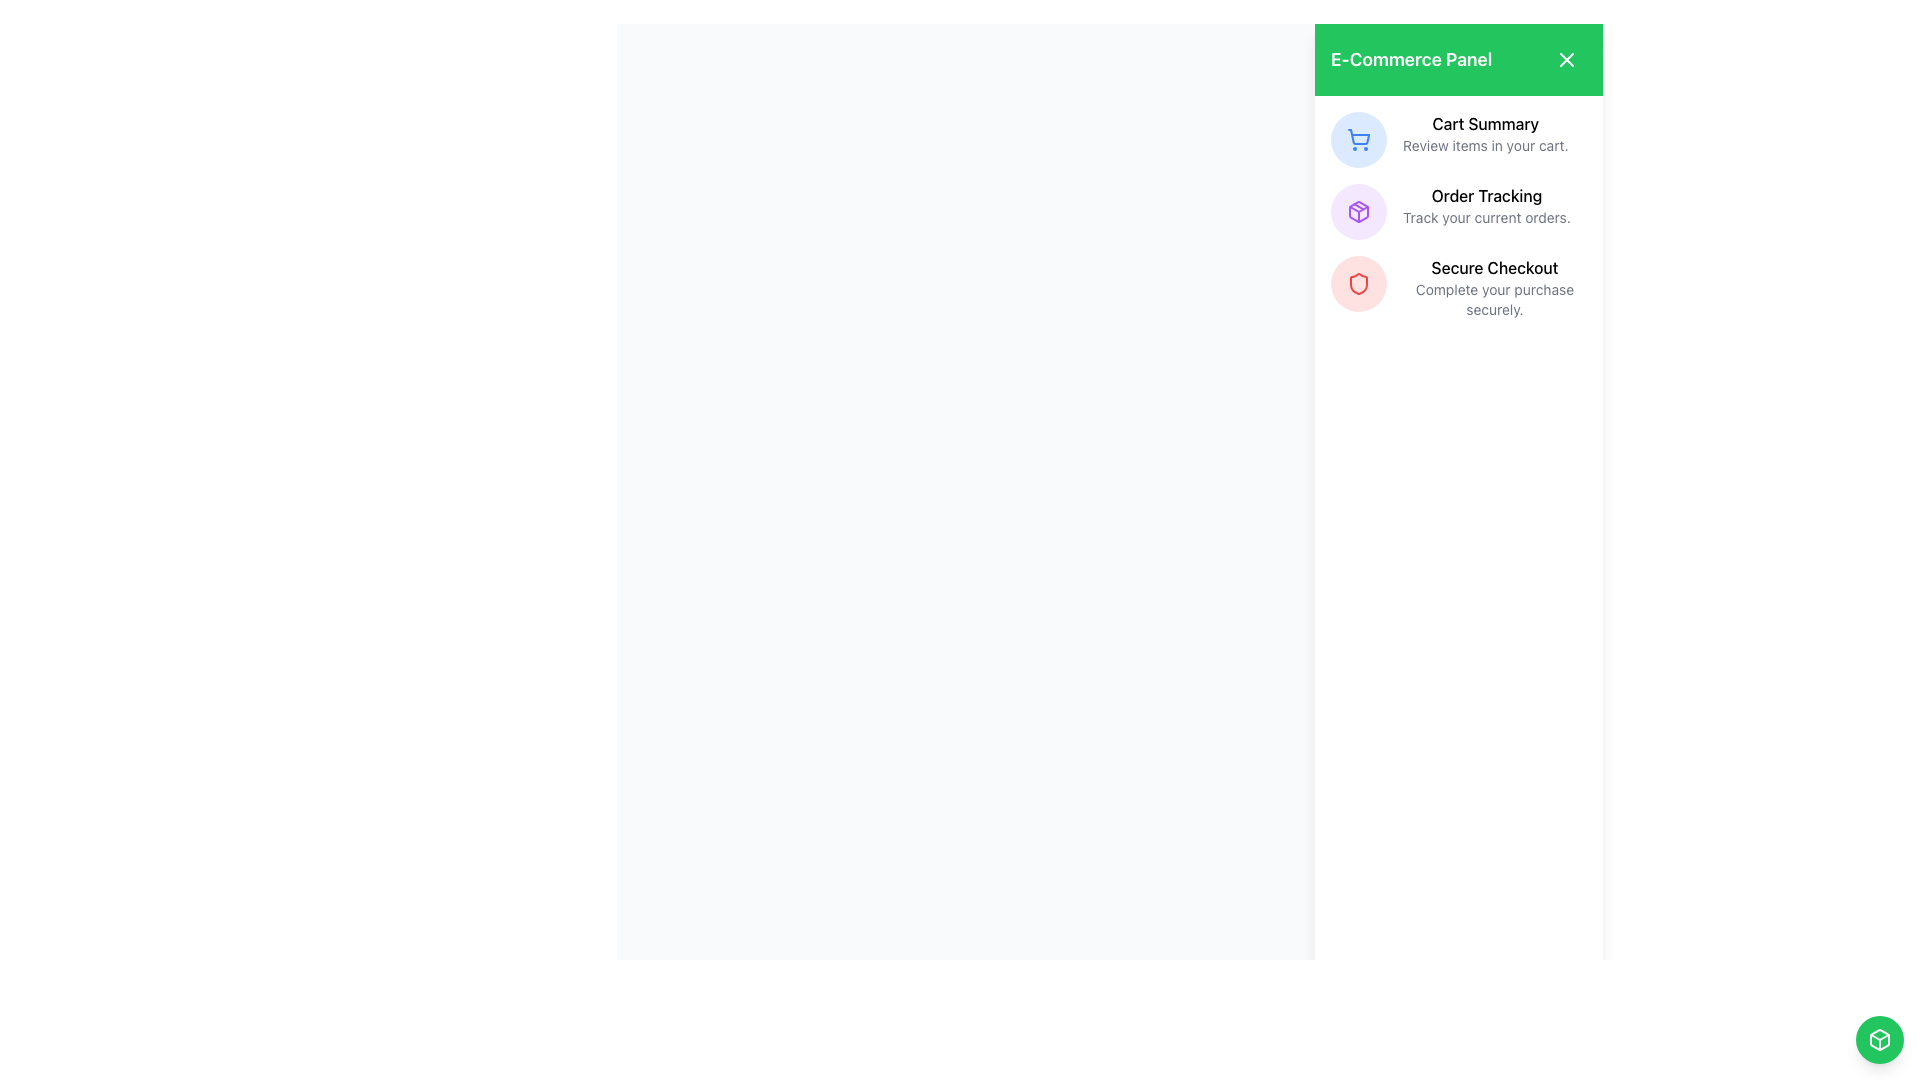  Describe the element at coordinates (1410, 59) in the screenshot. I see `title displayed in the Text Header that shows 'E-Commerce Panel' in a bold white font within a green header bar on the right side of the interface` at that location.